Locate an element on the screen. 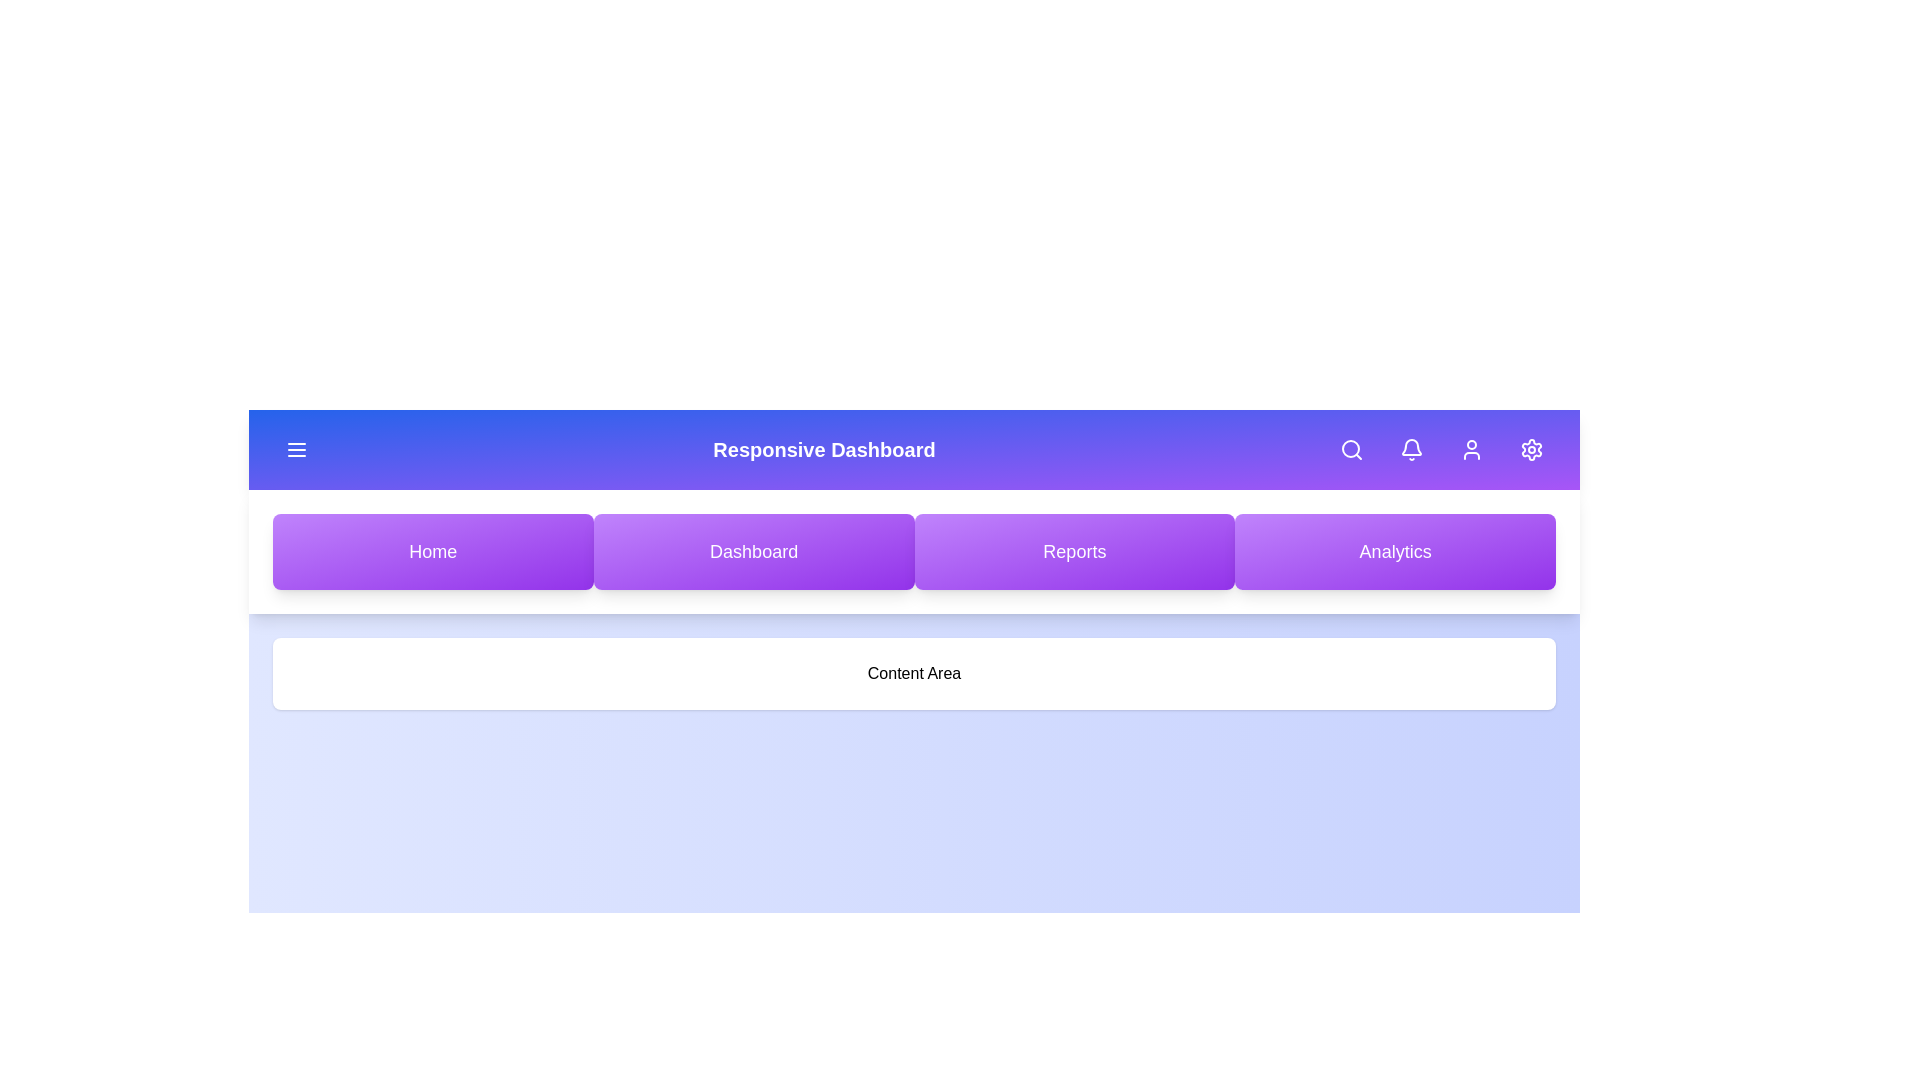  the Dashboard button to navigate to the respective section is located at coordinates (753, 551).